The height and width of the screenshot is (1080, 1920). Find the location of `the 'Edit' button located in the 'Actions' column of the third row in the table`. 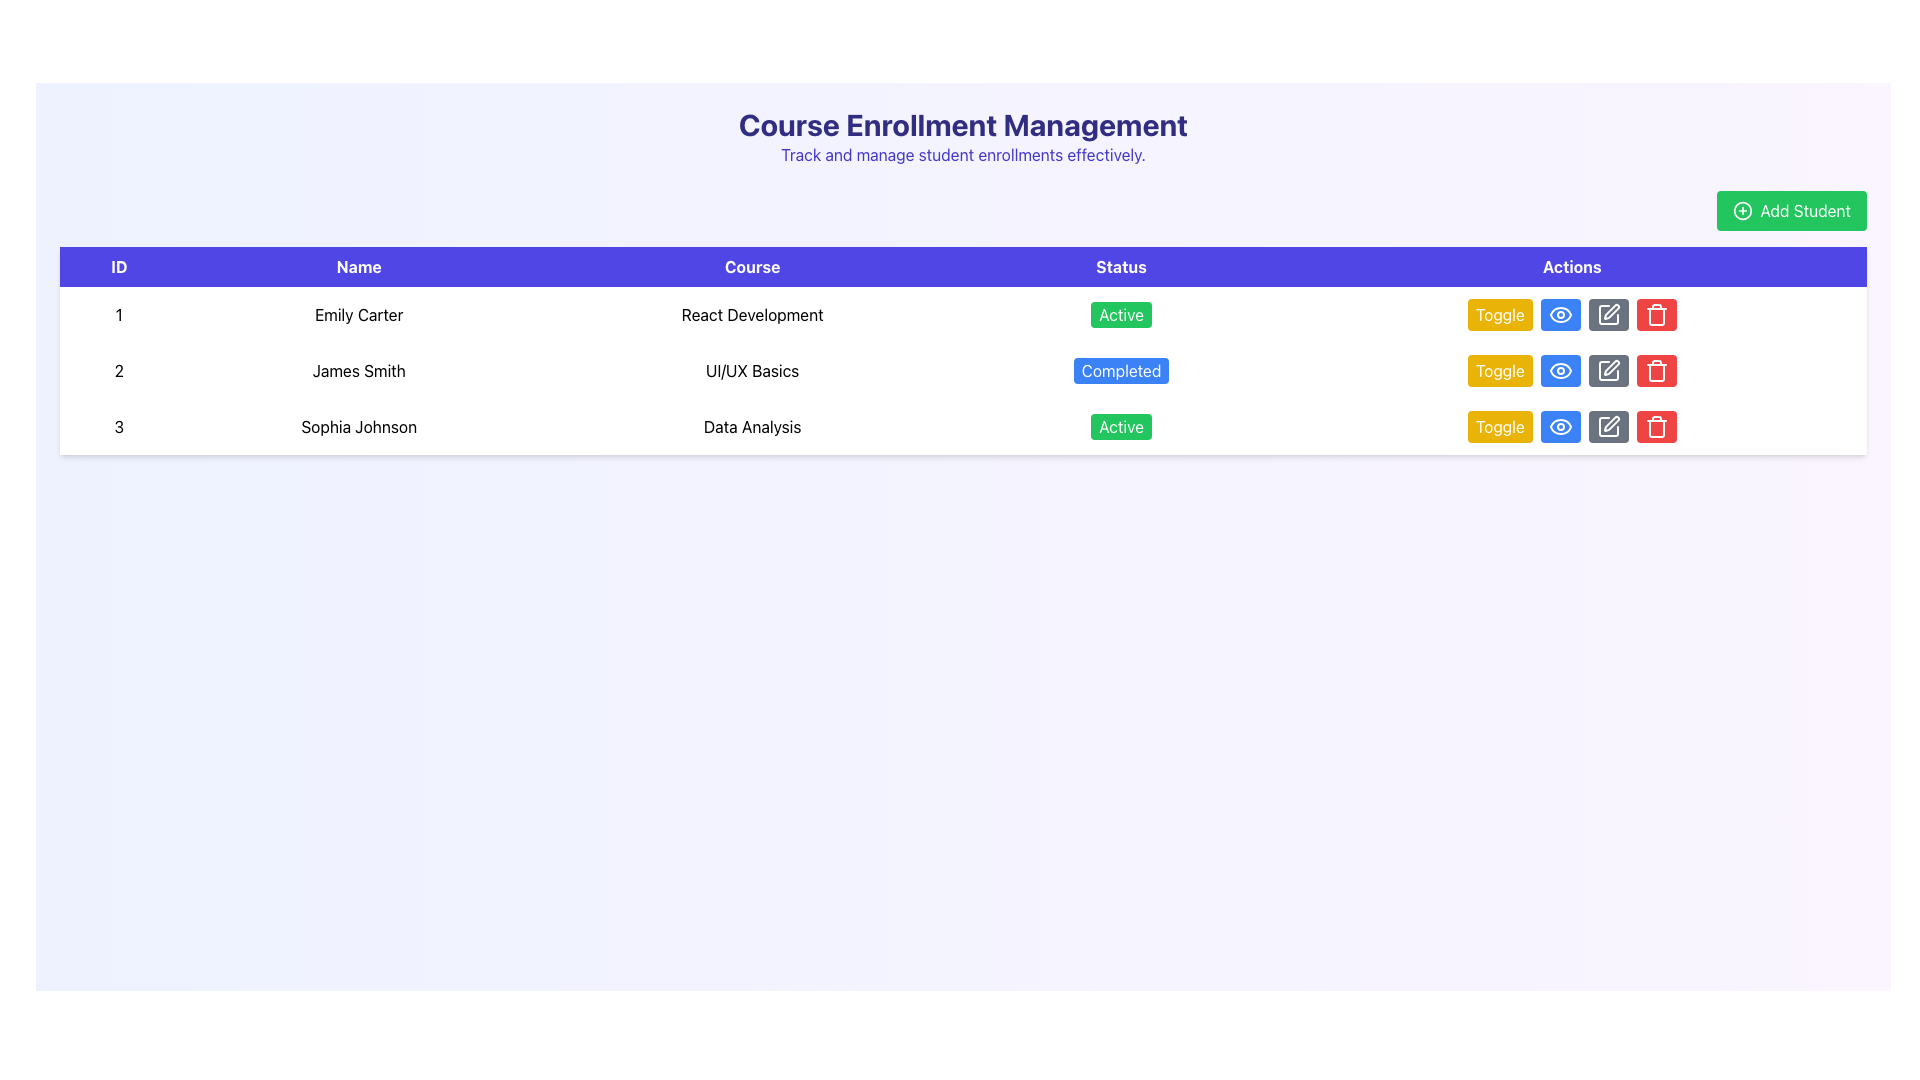

the 'Edit' button located in the 'Actions' column of the third row in the table is located at coordinates (1608, 315).